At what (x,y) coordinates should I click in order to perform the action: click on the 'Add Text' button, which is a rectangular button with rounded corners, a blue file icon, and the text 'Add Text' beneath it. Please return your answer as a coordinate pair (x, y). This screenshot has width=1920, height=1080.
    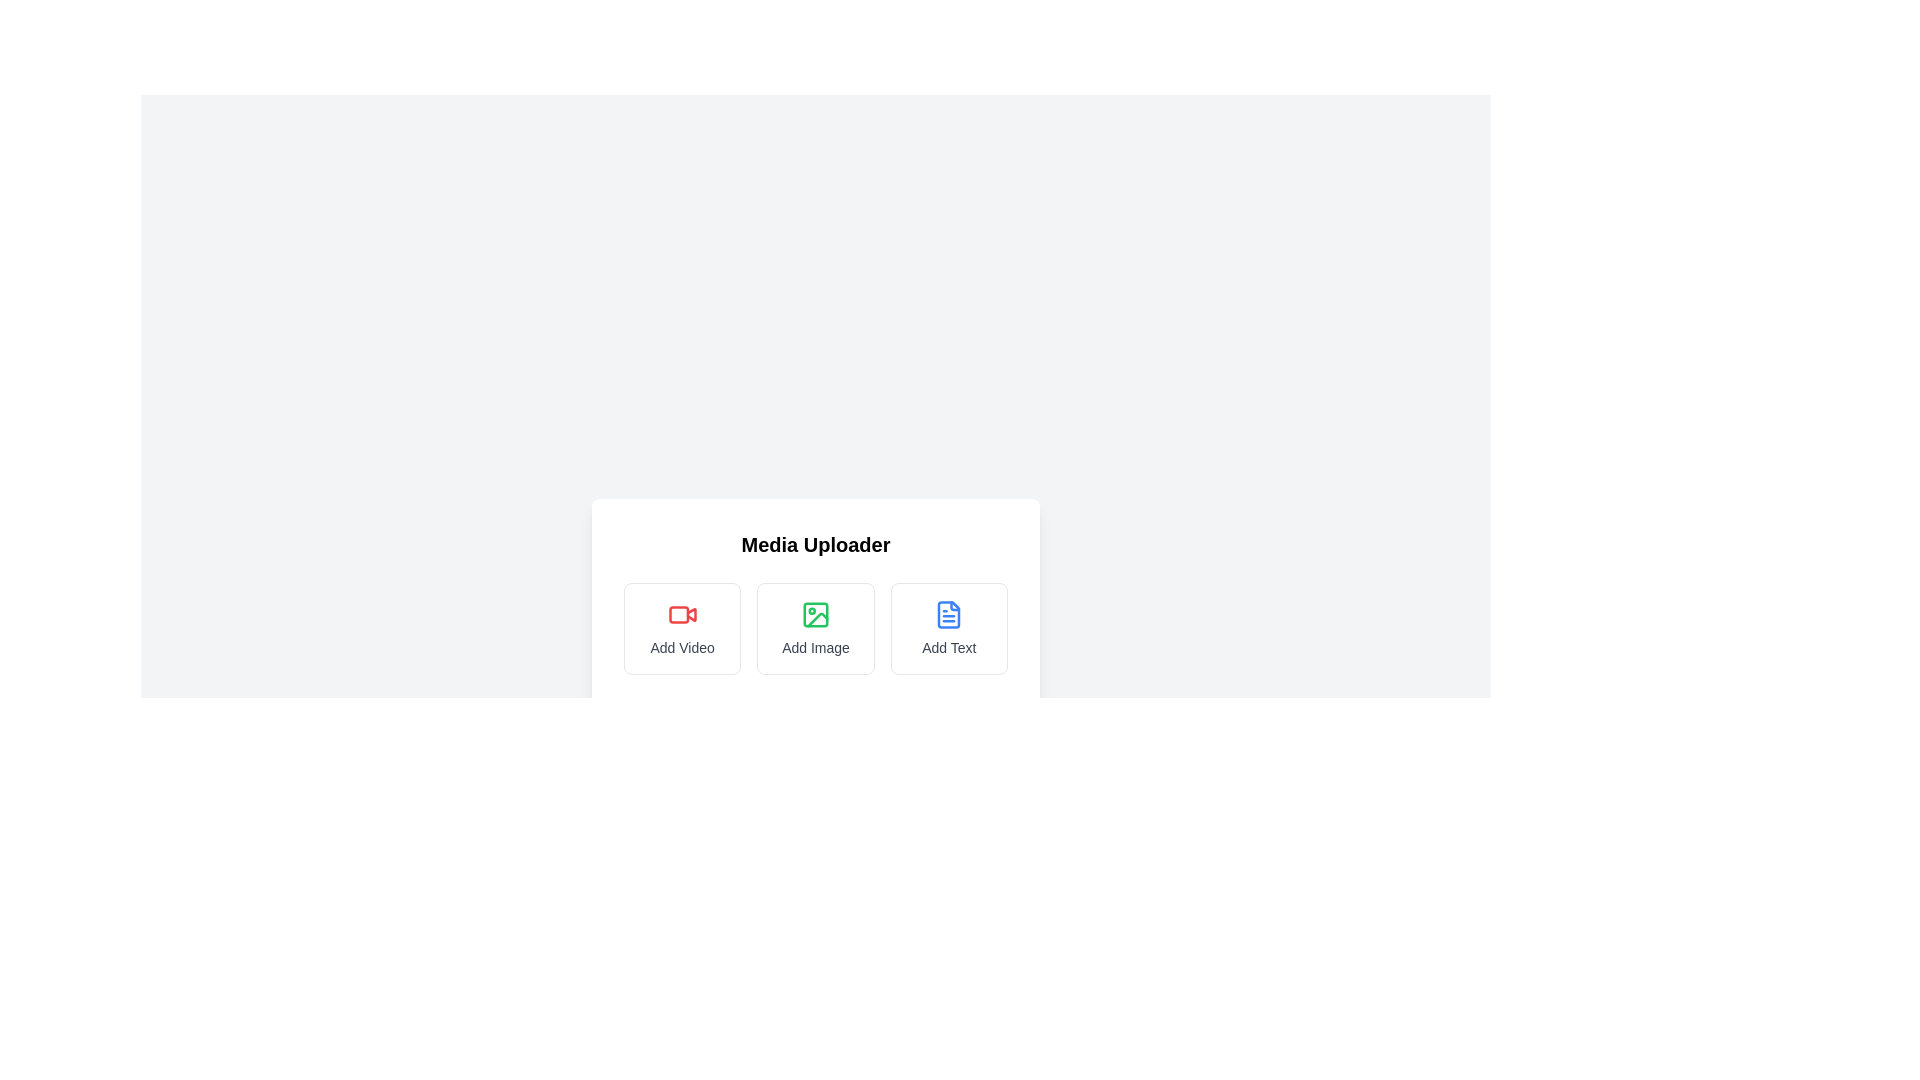
    Looking at the image, I should click on (948, 627).